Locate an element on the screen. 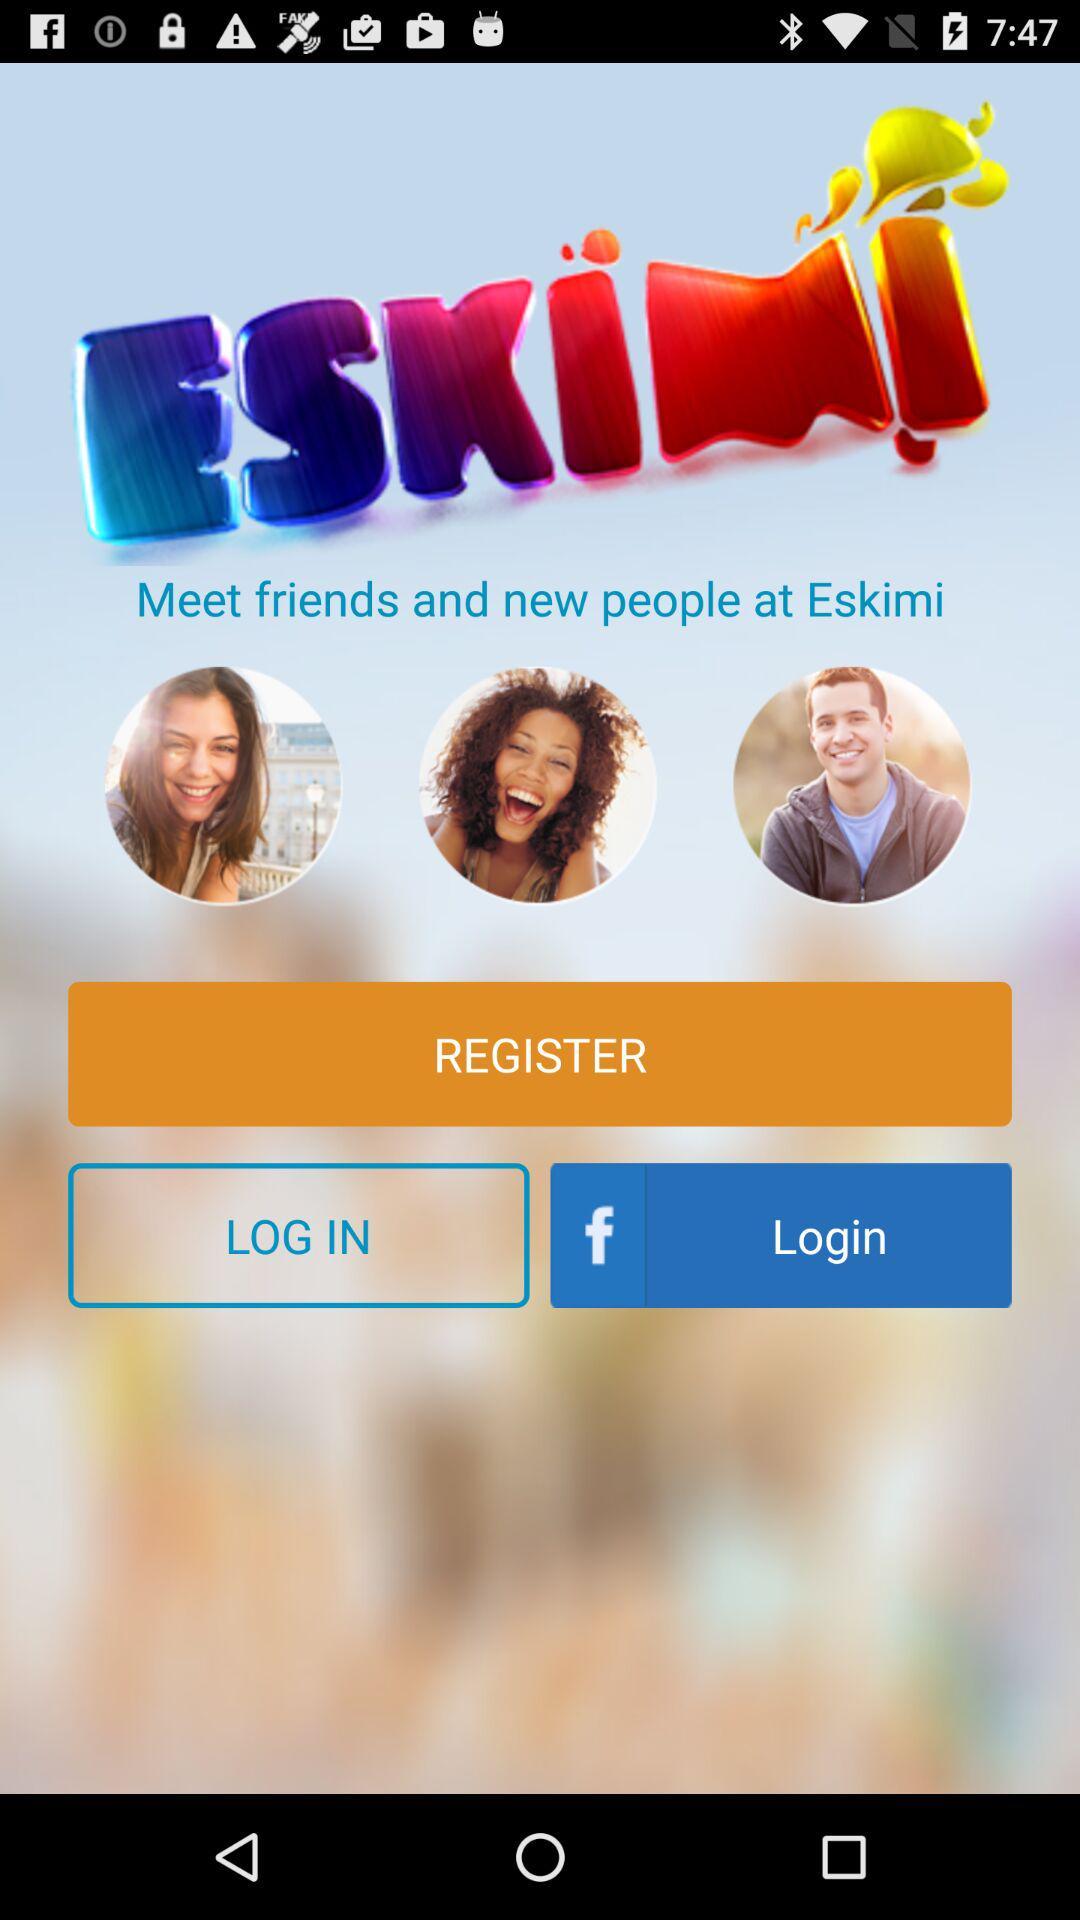  icon below the register item is located at coordinates (780, 1234).